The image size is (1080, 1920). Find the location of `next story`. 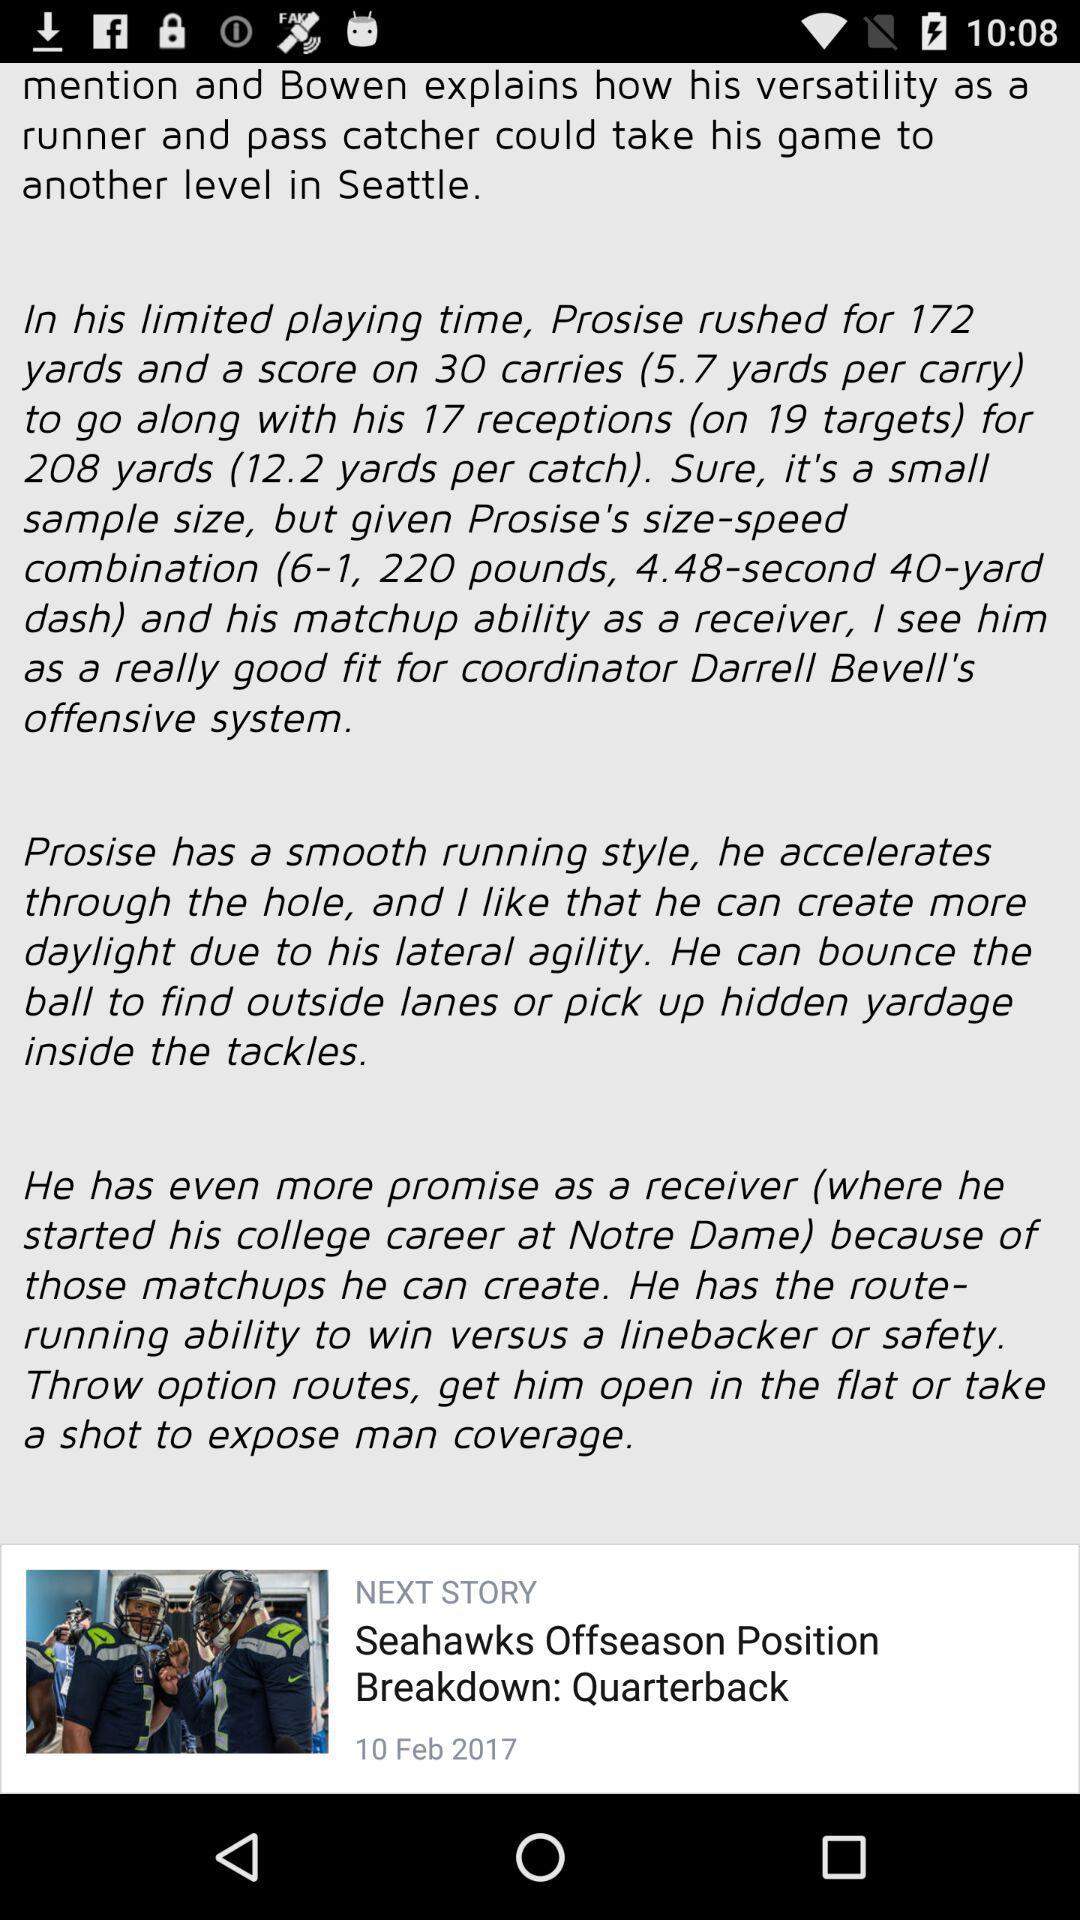

next story is located at coordinates (540, 901).